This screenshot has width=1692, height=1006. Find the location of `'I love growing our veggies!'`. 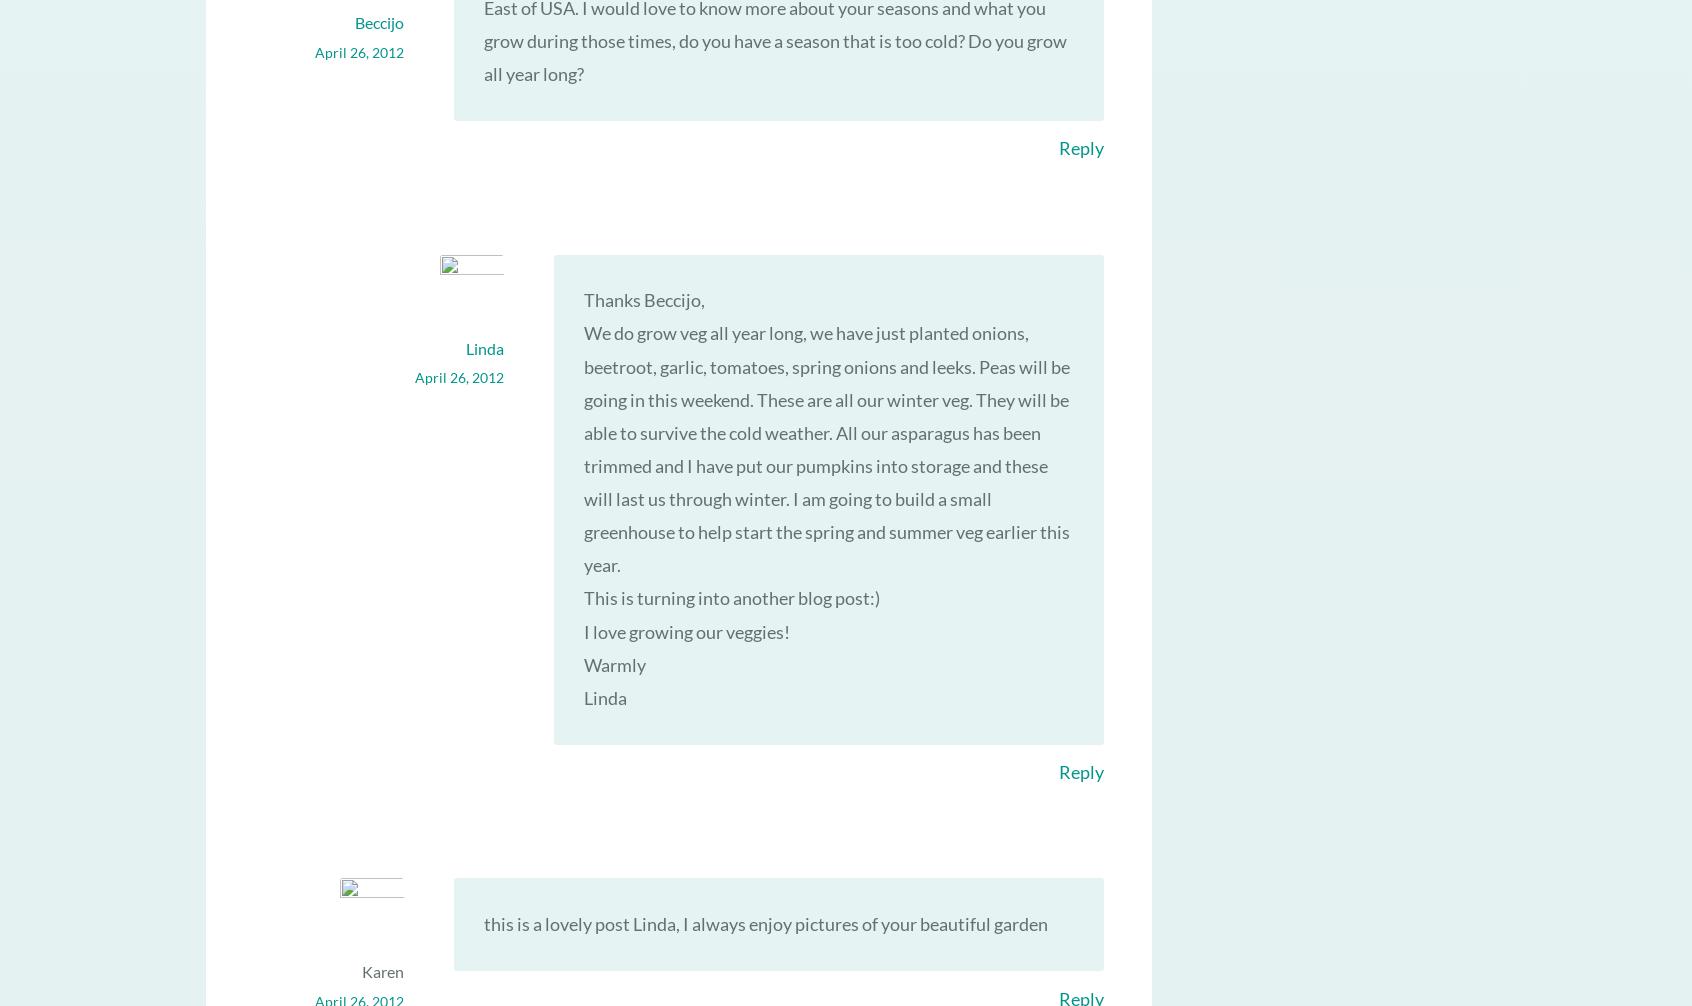

'I love growing our veggies!' is located at coordinates (582, 630).